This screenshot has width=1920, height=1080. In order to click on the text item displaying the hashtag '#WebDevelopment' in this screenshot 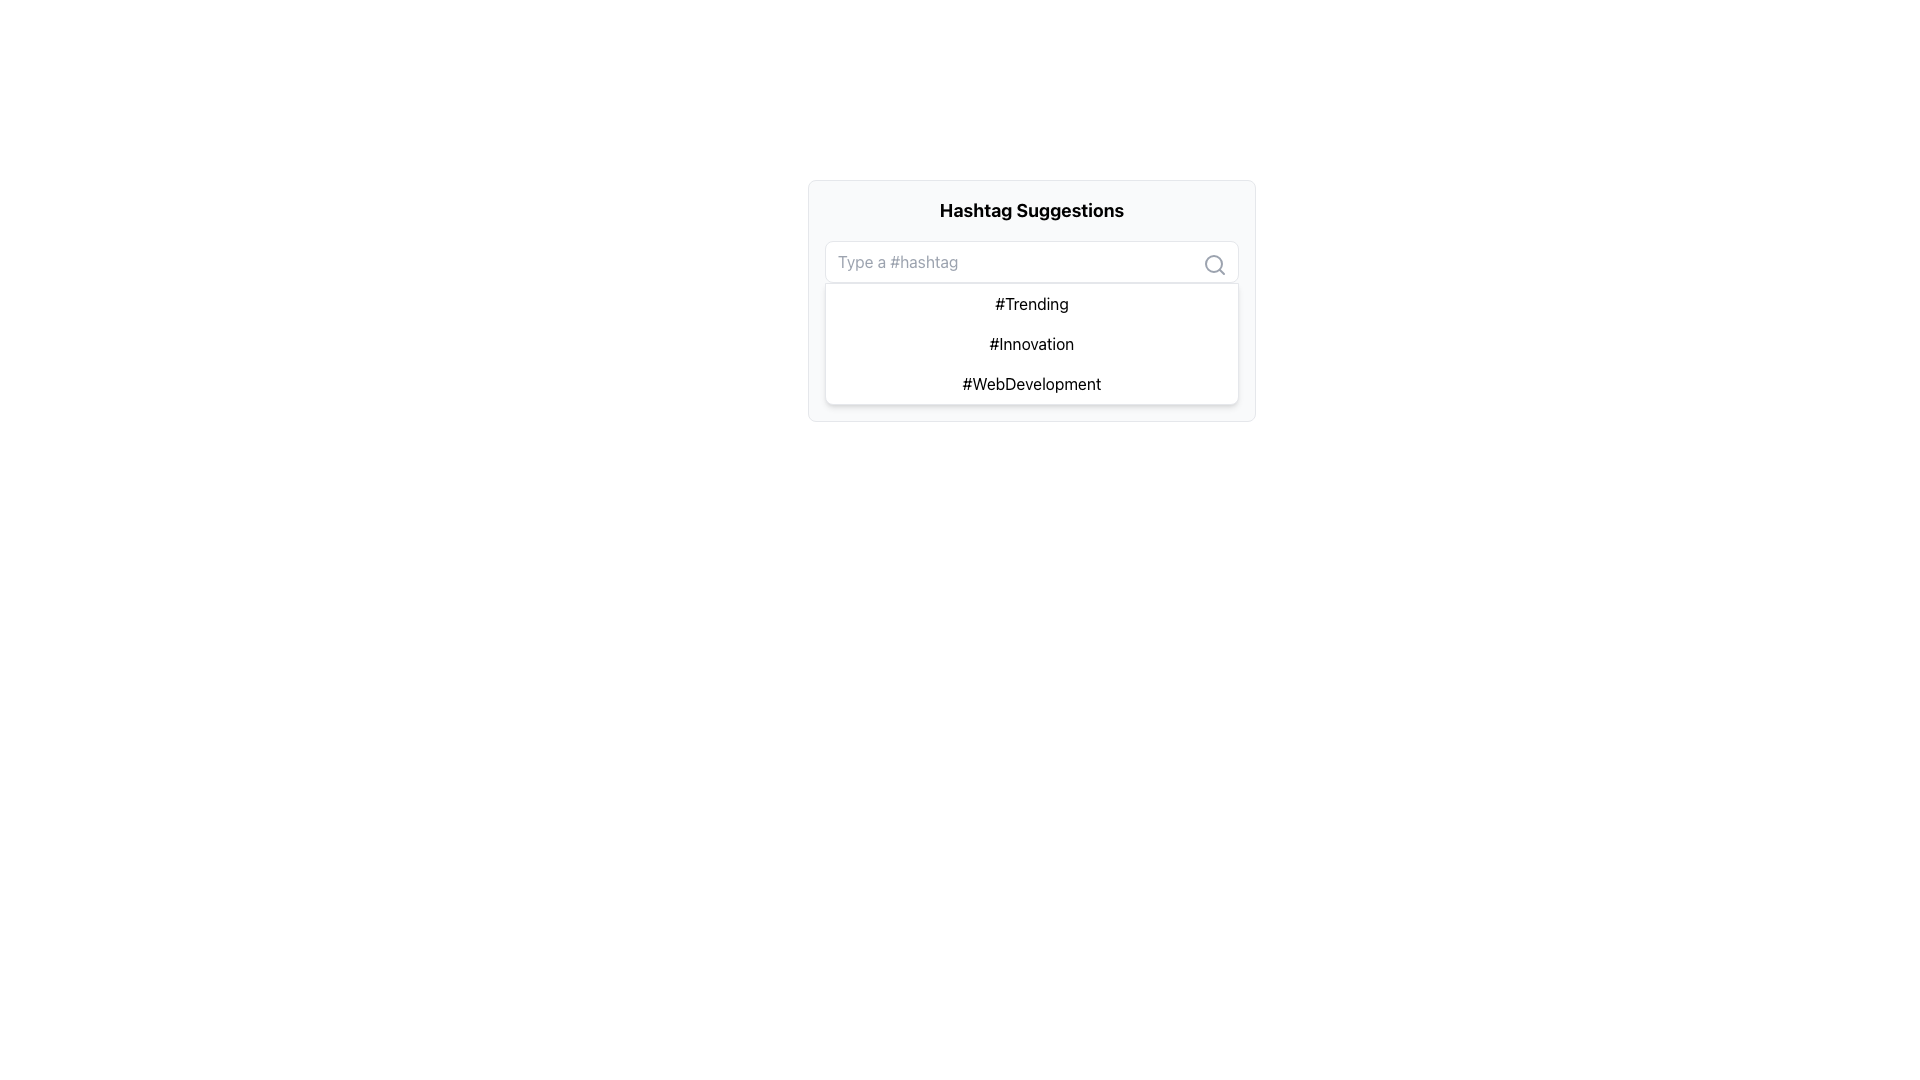, I will do `click(1032, 384)`.